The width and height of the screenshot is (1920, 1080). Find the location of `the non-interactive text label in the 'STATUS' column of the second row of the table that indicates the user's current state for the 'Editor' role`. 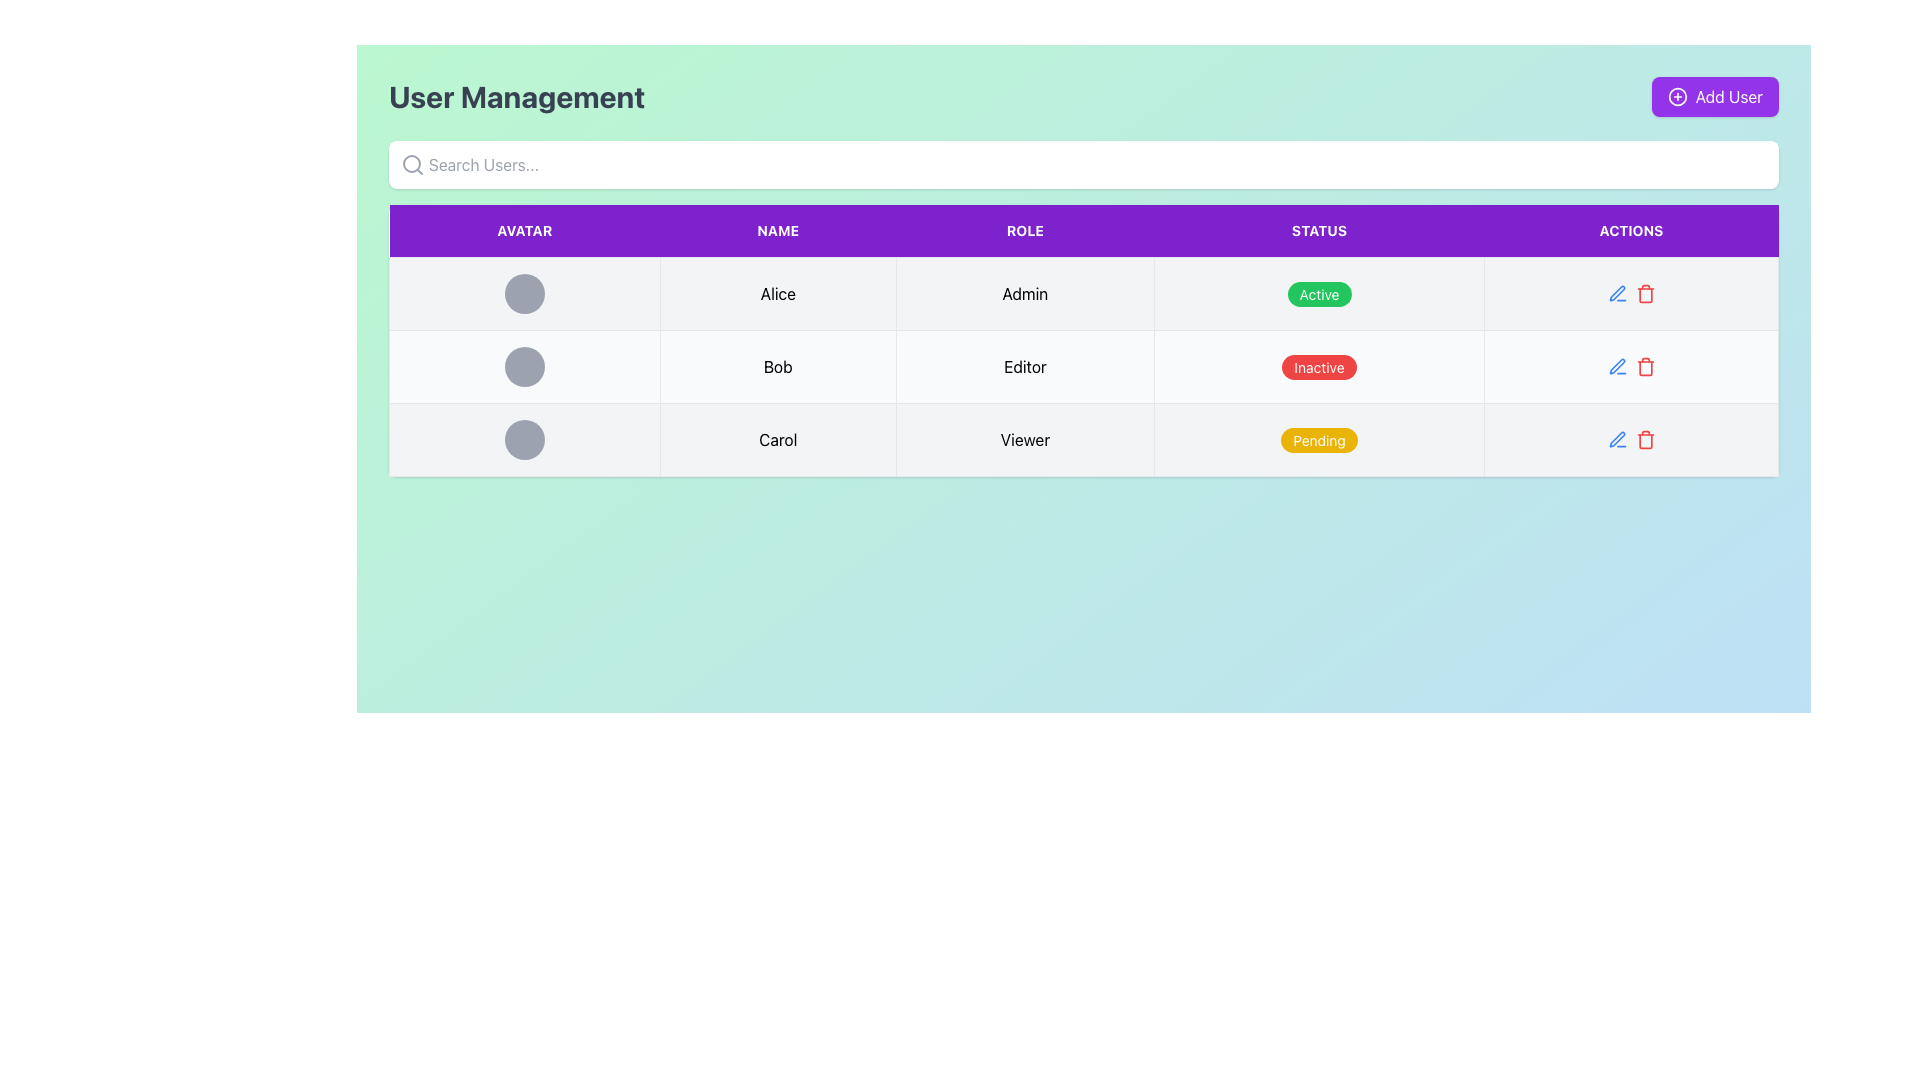

the non-interactive text label in the 'STATUS' column of the second row of the table that indicates the user's current state for the 'Editor' role is located at coordinates (1319, 367).